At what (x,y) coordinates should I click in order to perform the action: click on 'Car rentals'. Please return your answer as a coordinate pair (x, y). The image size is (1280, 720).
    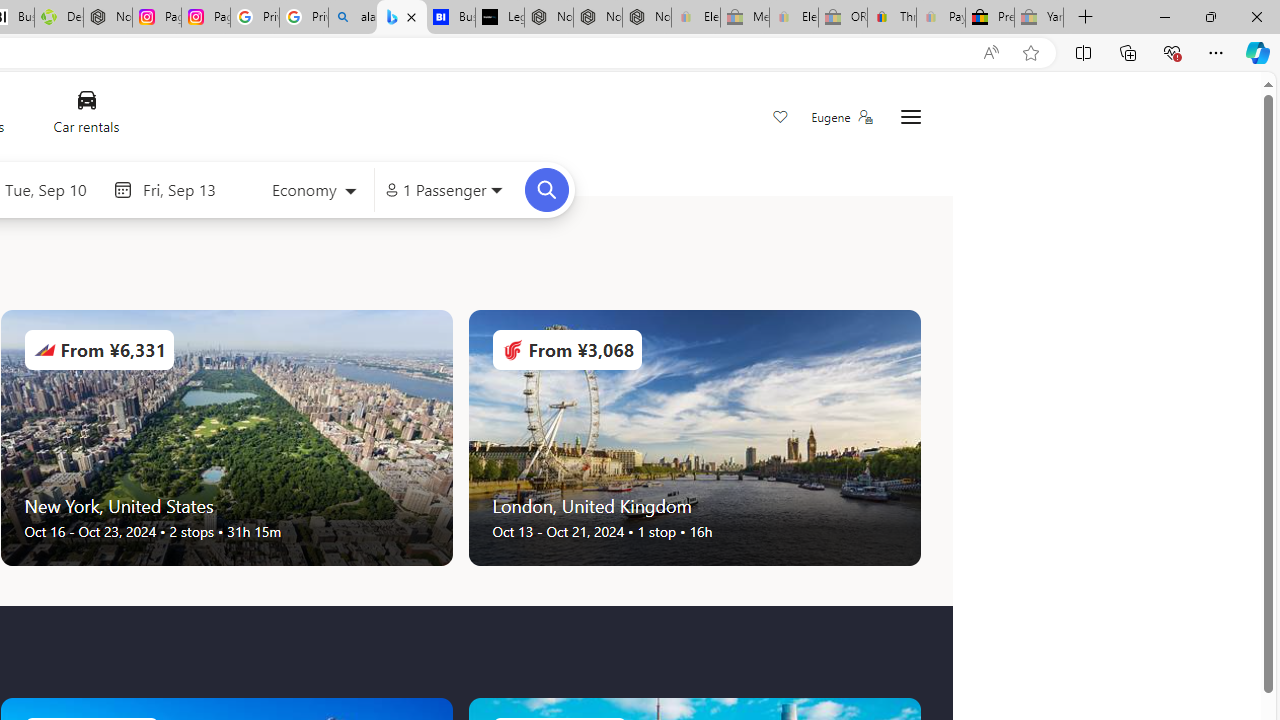
    Looking at the image, I should click on (85, 117).